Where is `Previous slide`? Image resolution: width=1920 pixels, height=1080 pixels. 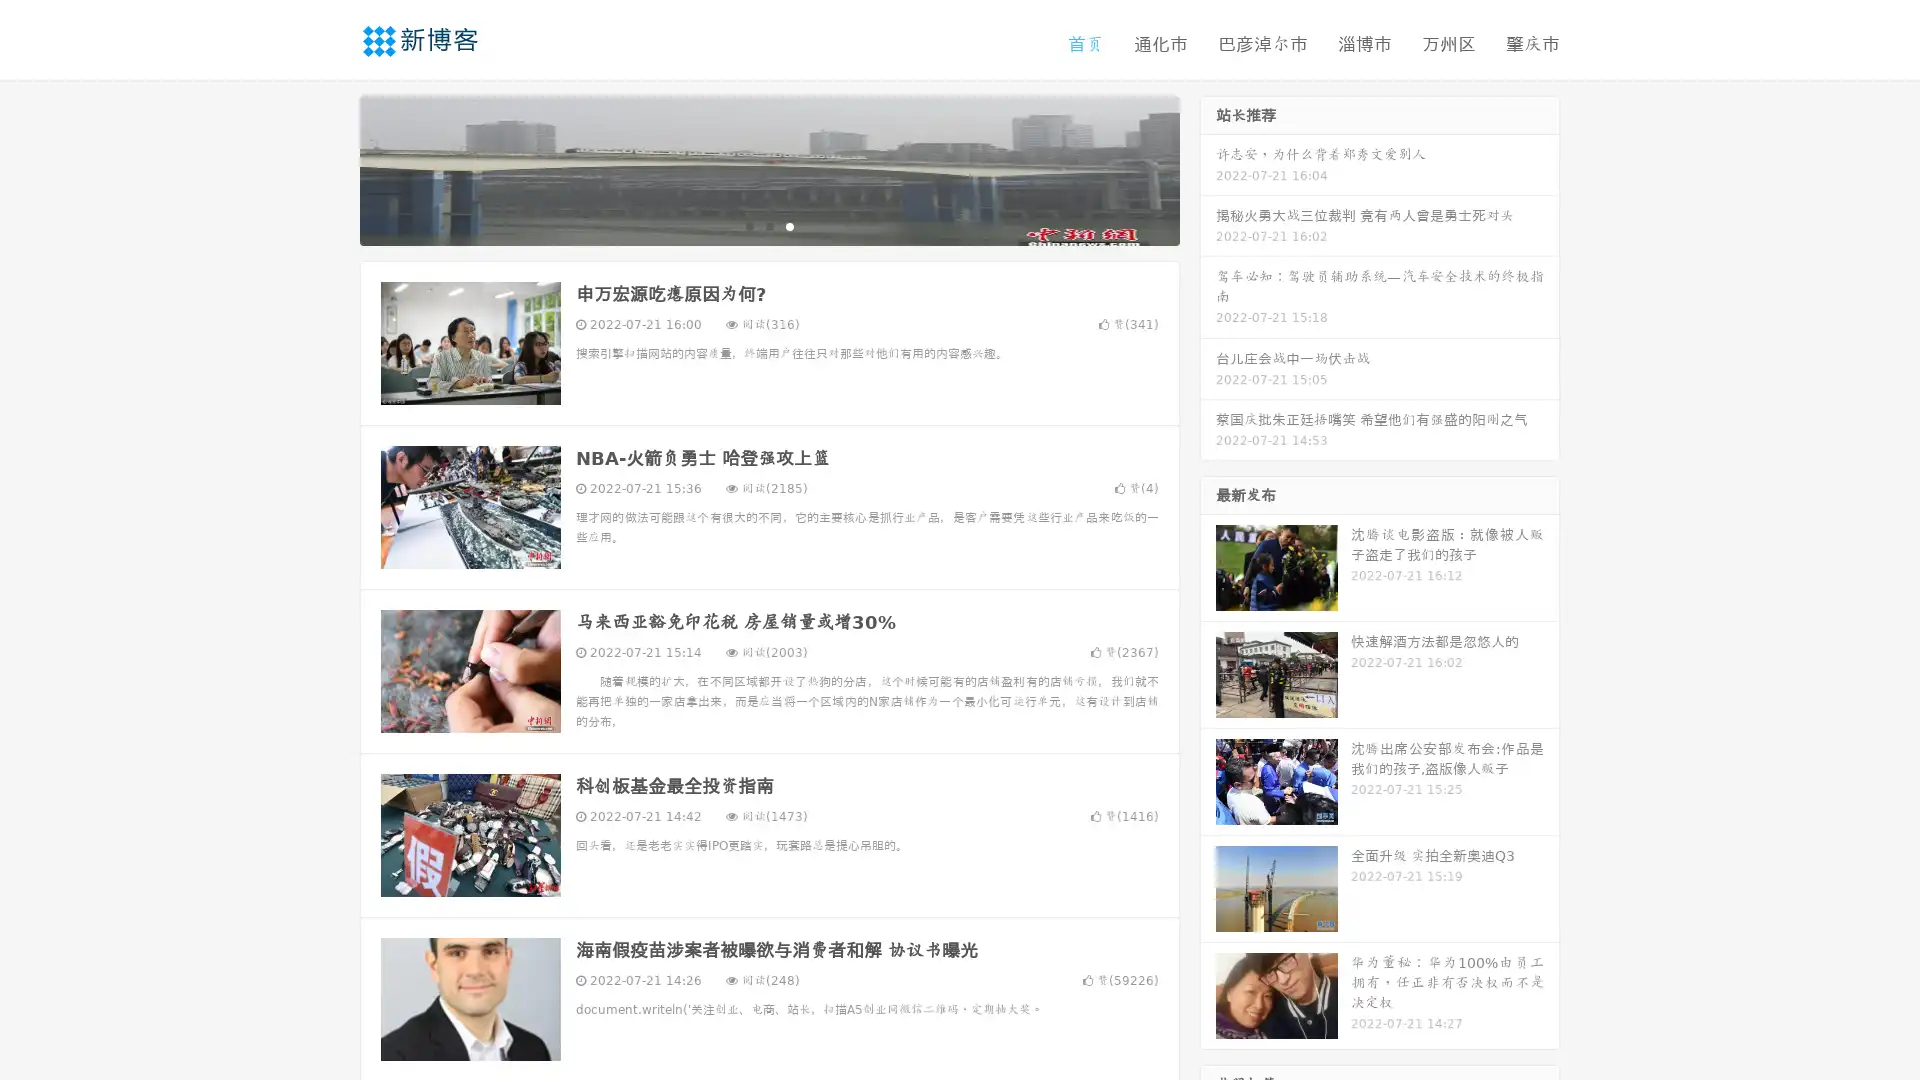 Previous slide is located at coordinates (330, 168).